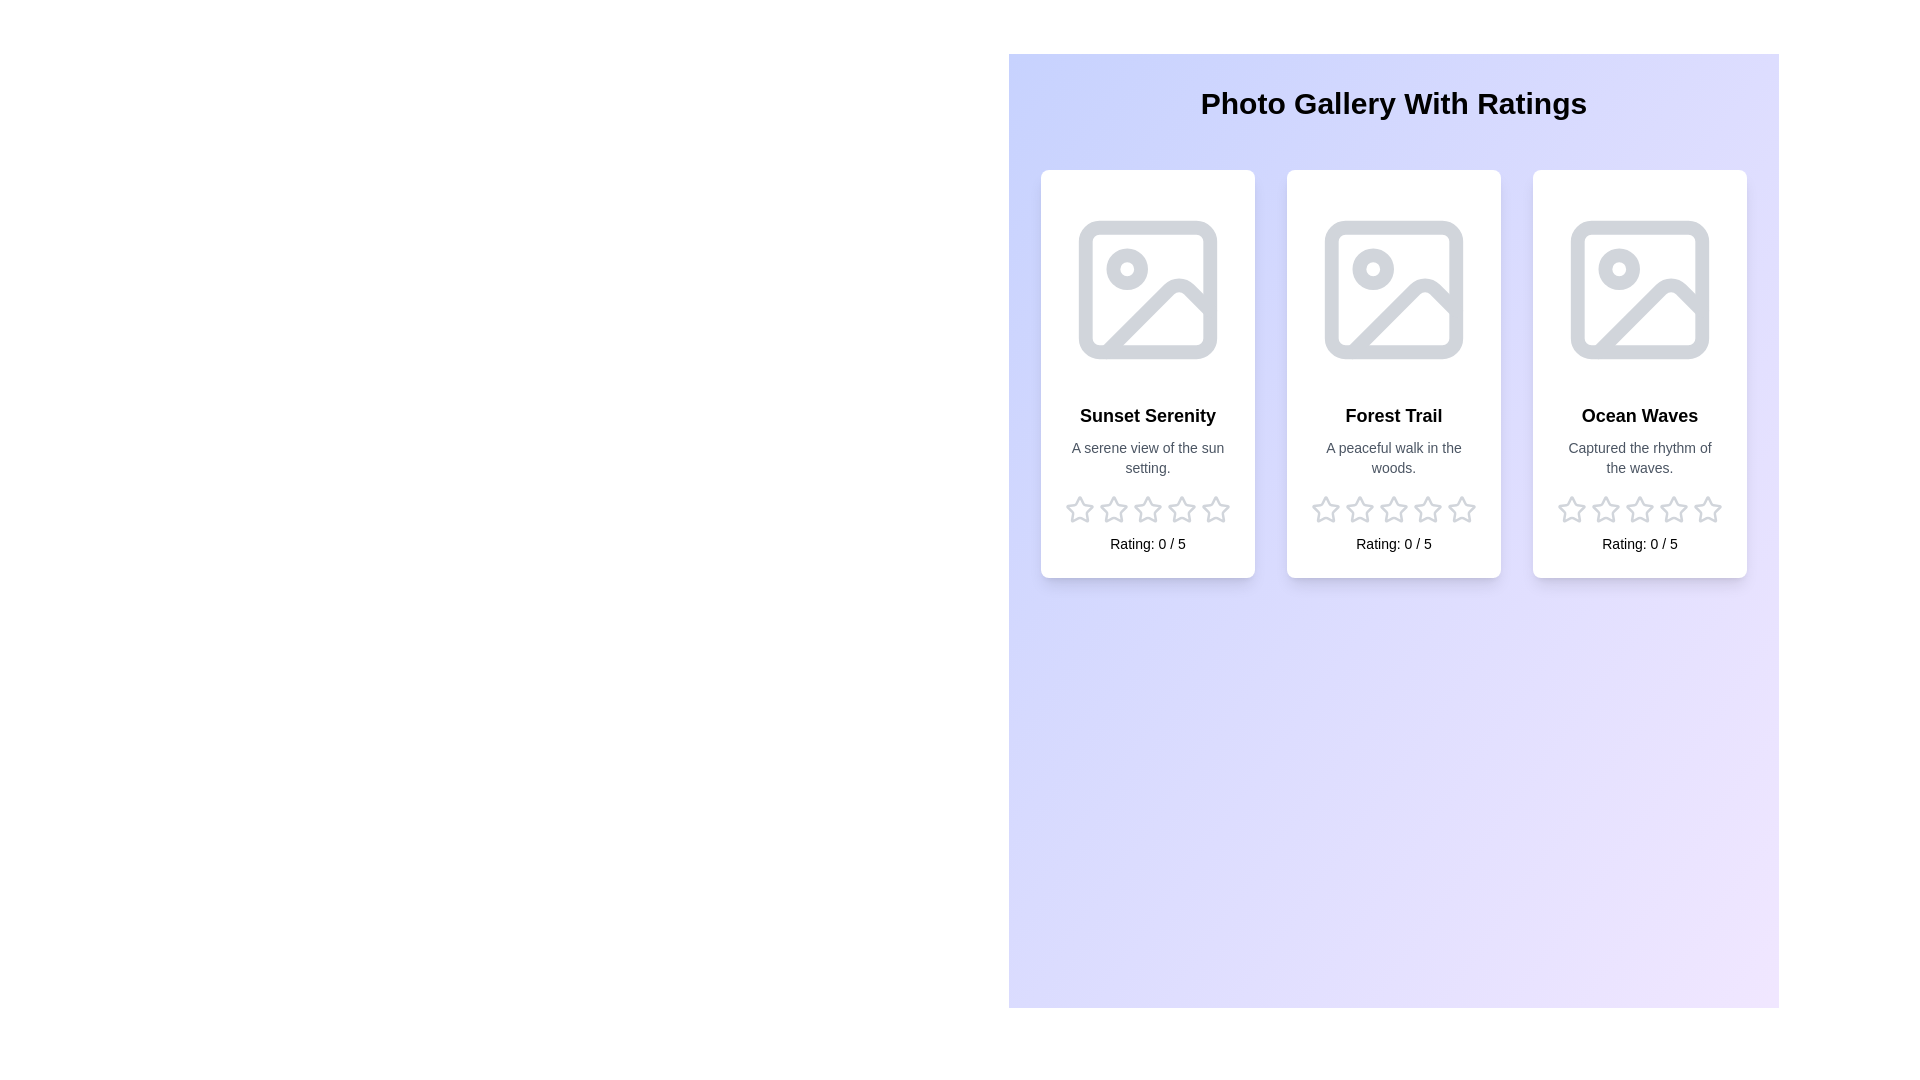  I want to click on the star corresponding to the rating 2 for the image Ocean Waves, so click(1606, 508).